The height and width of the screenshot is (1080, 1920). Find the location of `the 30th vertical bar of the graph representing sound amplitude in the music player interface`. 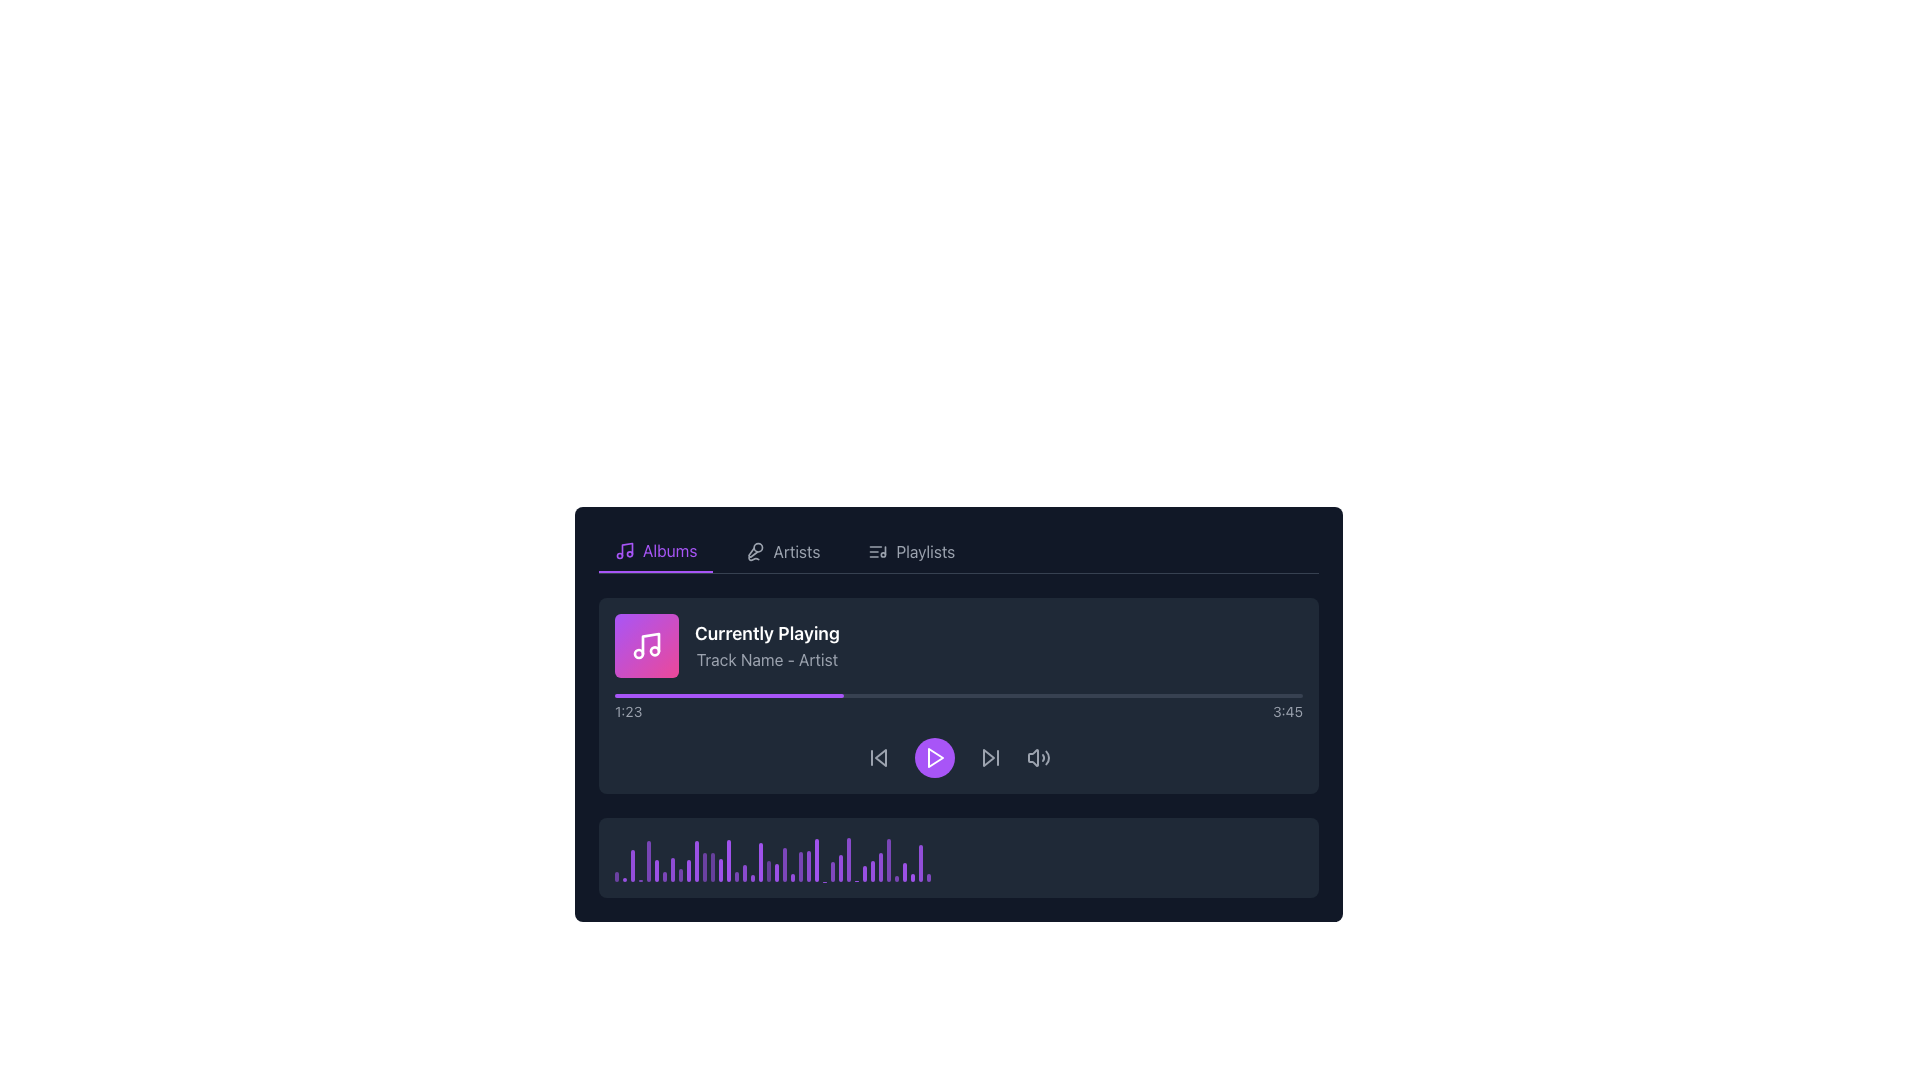

the 30th vertical bar of the graph representing sound amplitude in the music player interface is located at coordinates (864, 873).